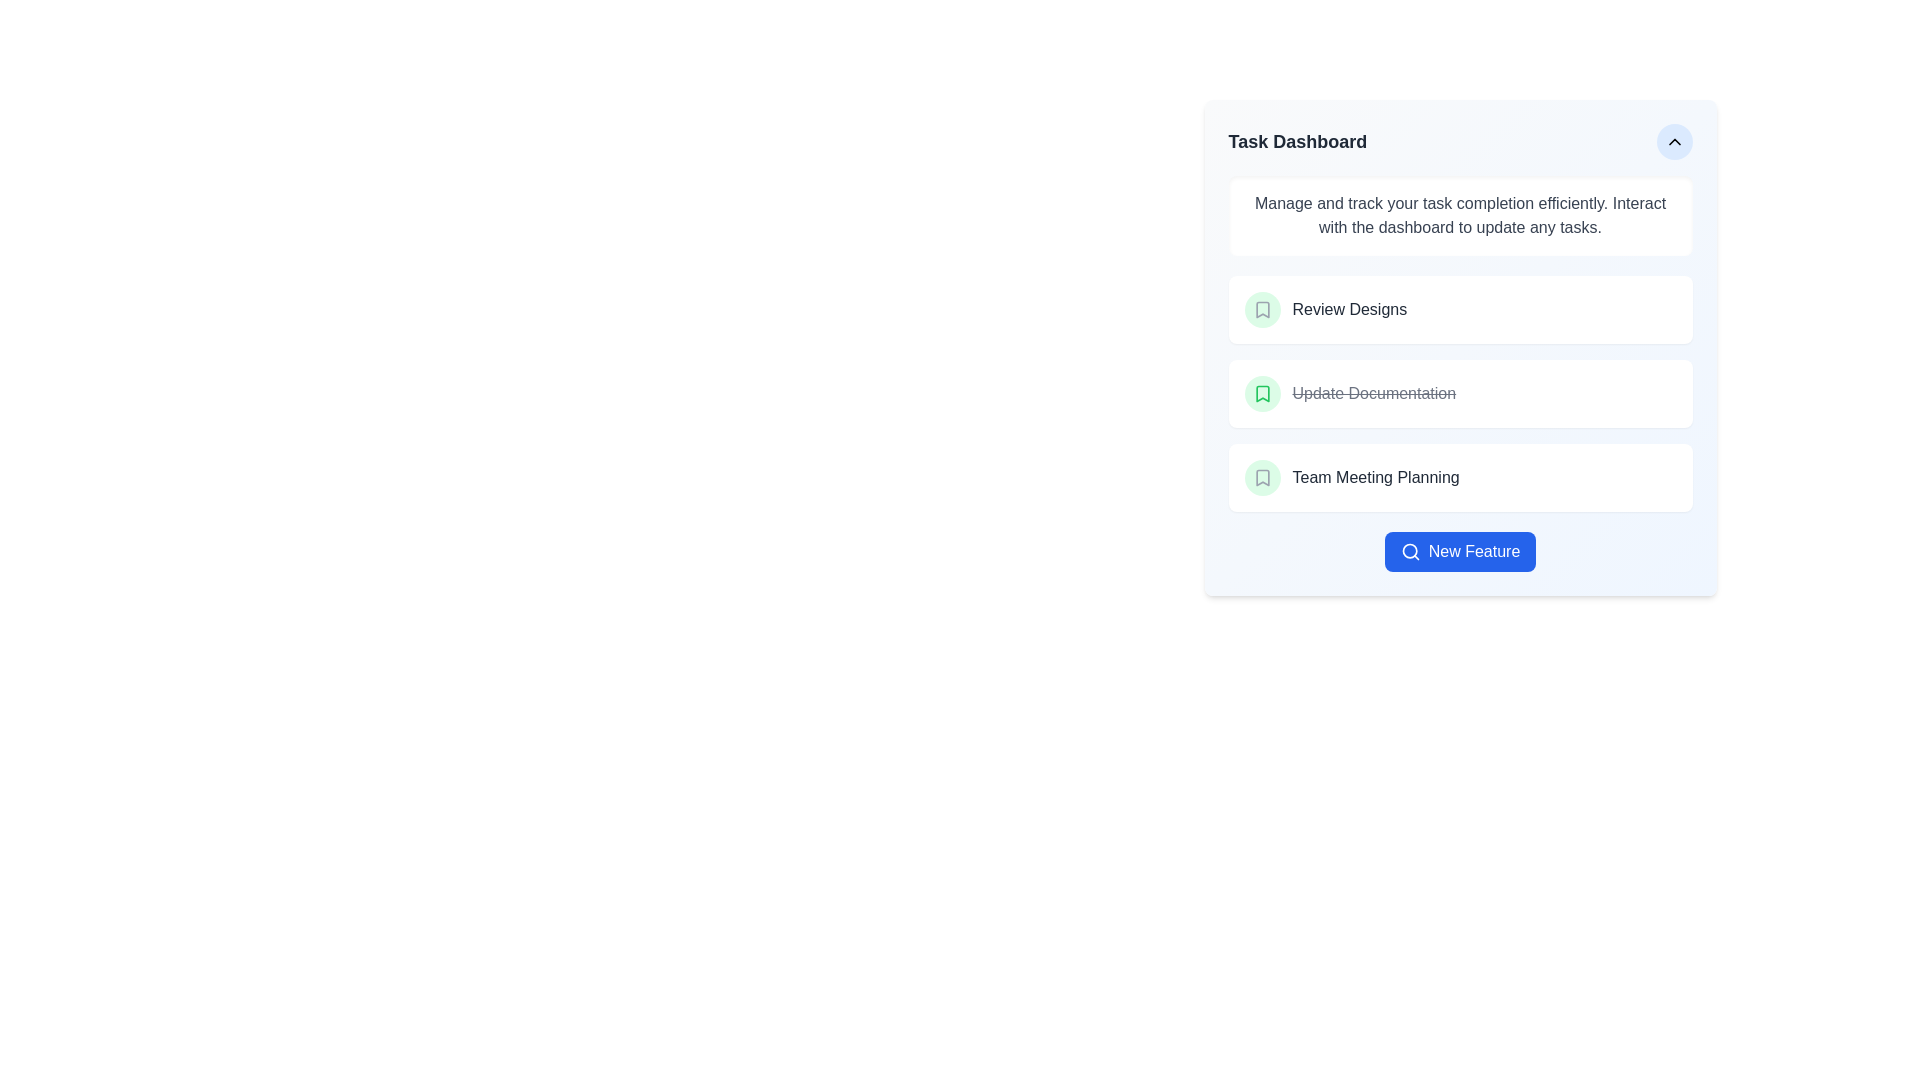 Image resolution: width=1920 pixels, height=1080 pixels. What do you see at coordinates (1261, 478) in the screenshot?
I see `the gray bookmark icon with a circular light green background located at the end of the 'Team Meeting Planning' task row to bookmark the associated task` at bounding box center [1261, 478].